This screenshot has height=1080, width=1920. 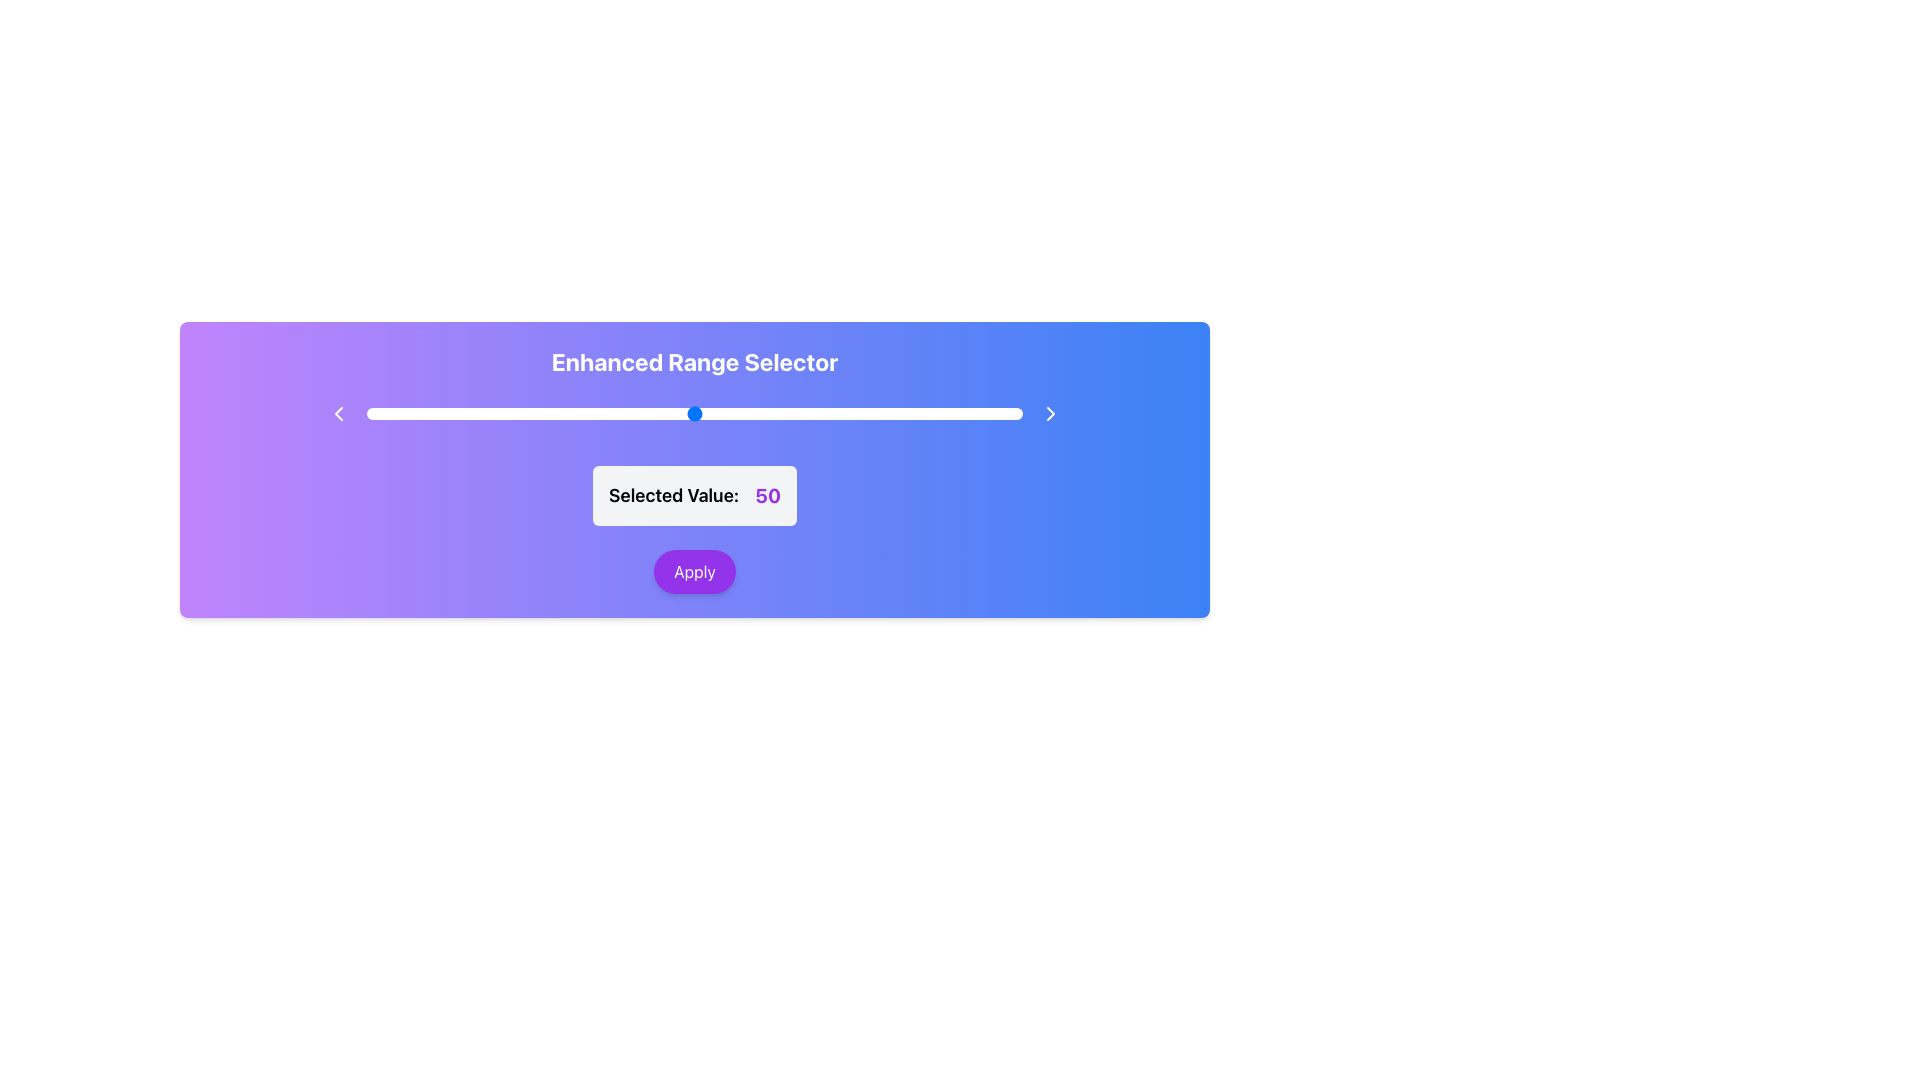 What do you see at coordinates (936, 412) in the screenshot?
I see `the slider` at bounding box center [936, 412].